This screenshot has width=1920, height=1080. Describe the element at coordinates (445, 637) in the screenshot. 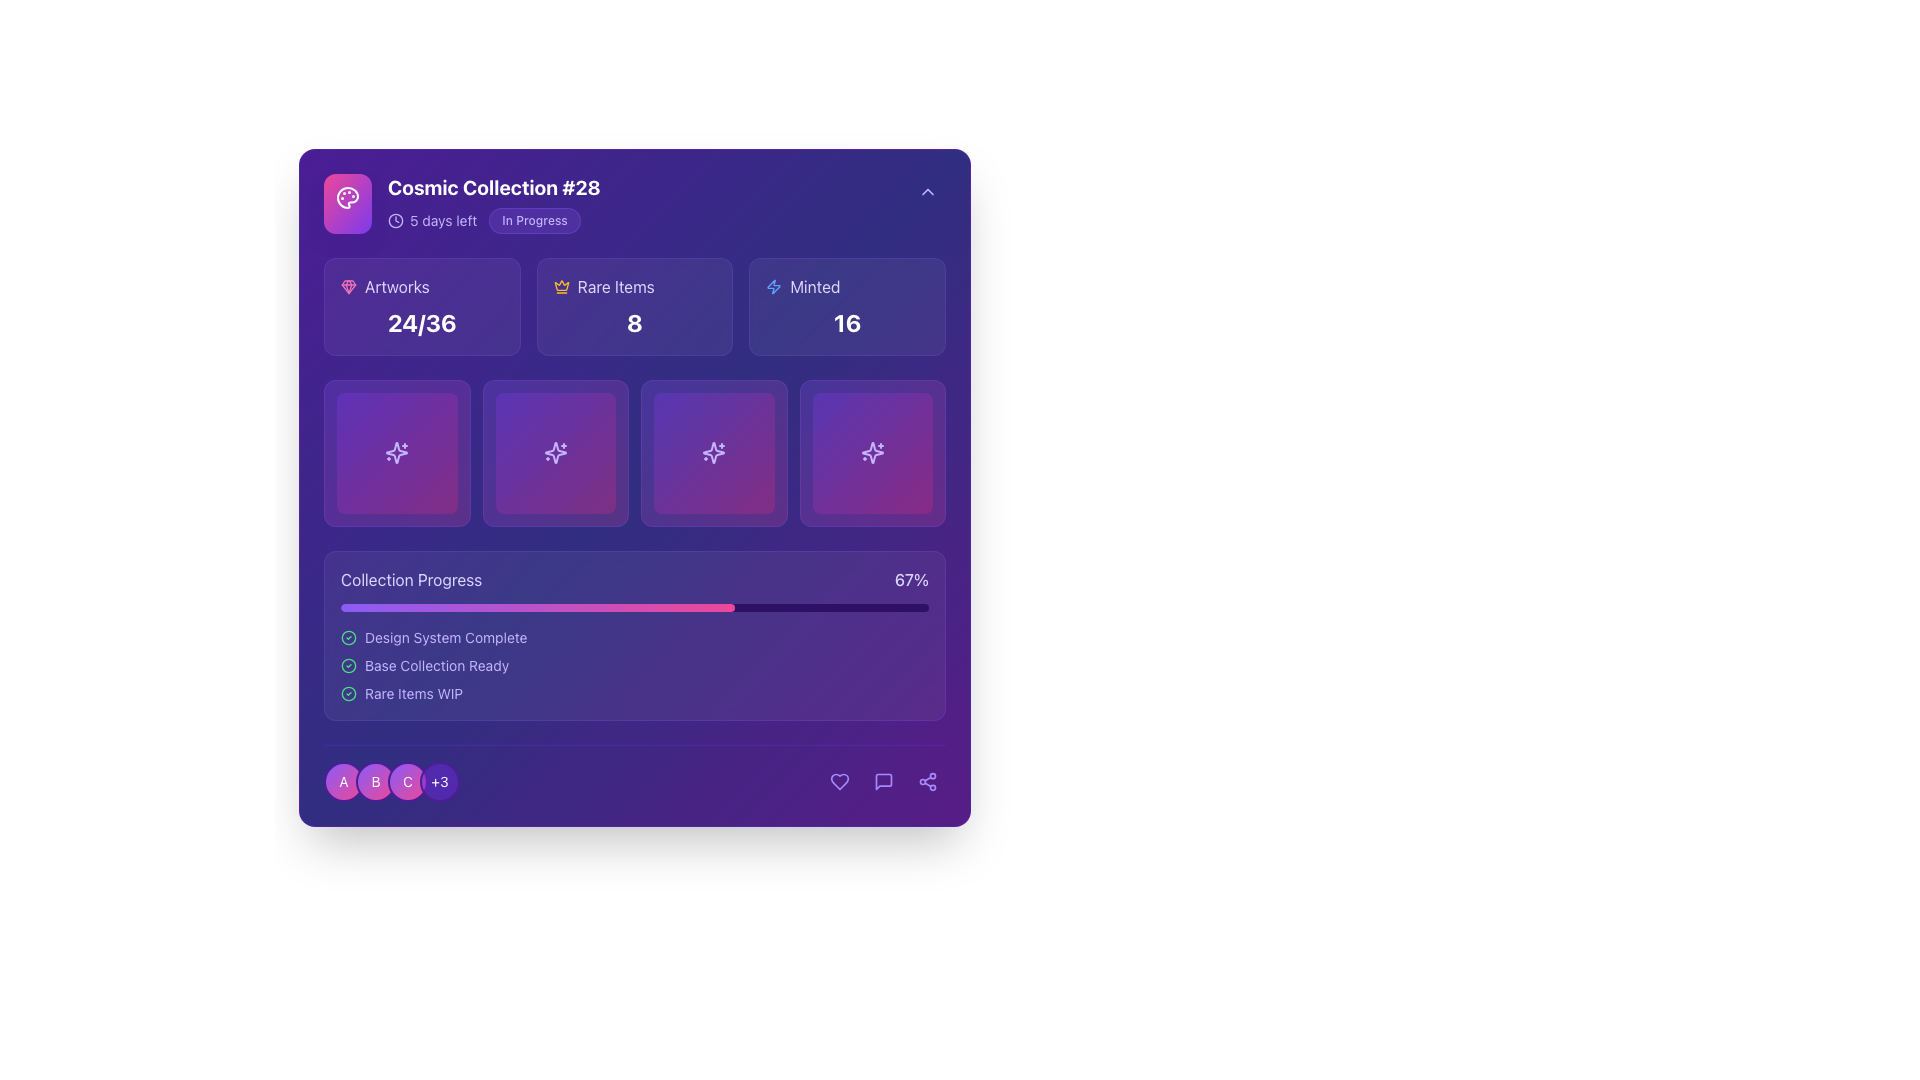

I see `the text label displaying 'Design System Complete' in the 'Collection Progress' section, which is styled with a small sans-serif font and a violet hue, indicating a completed task` at that location.